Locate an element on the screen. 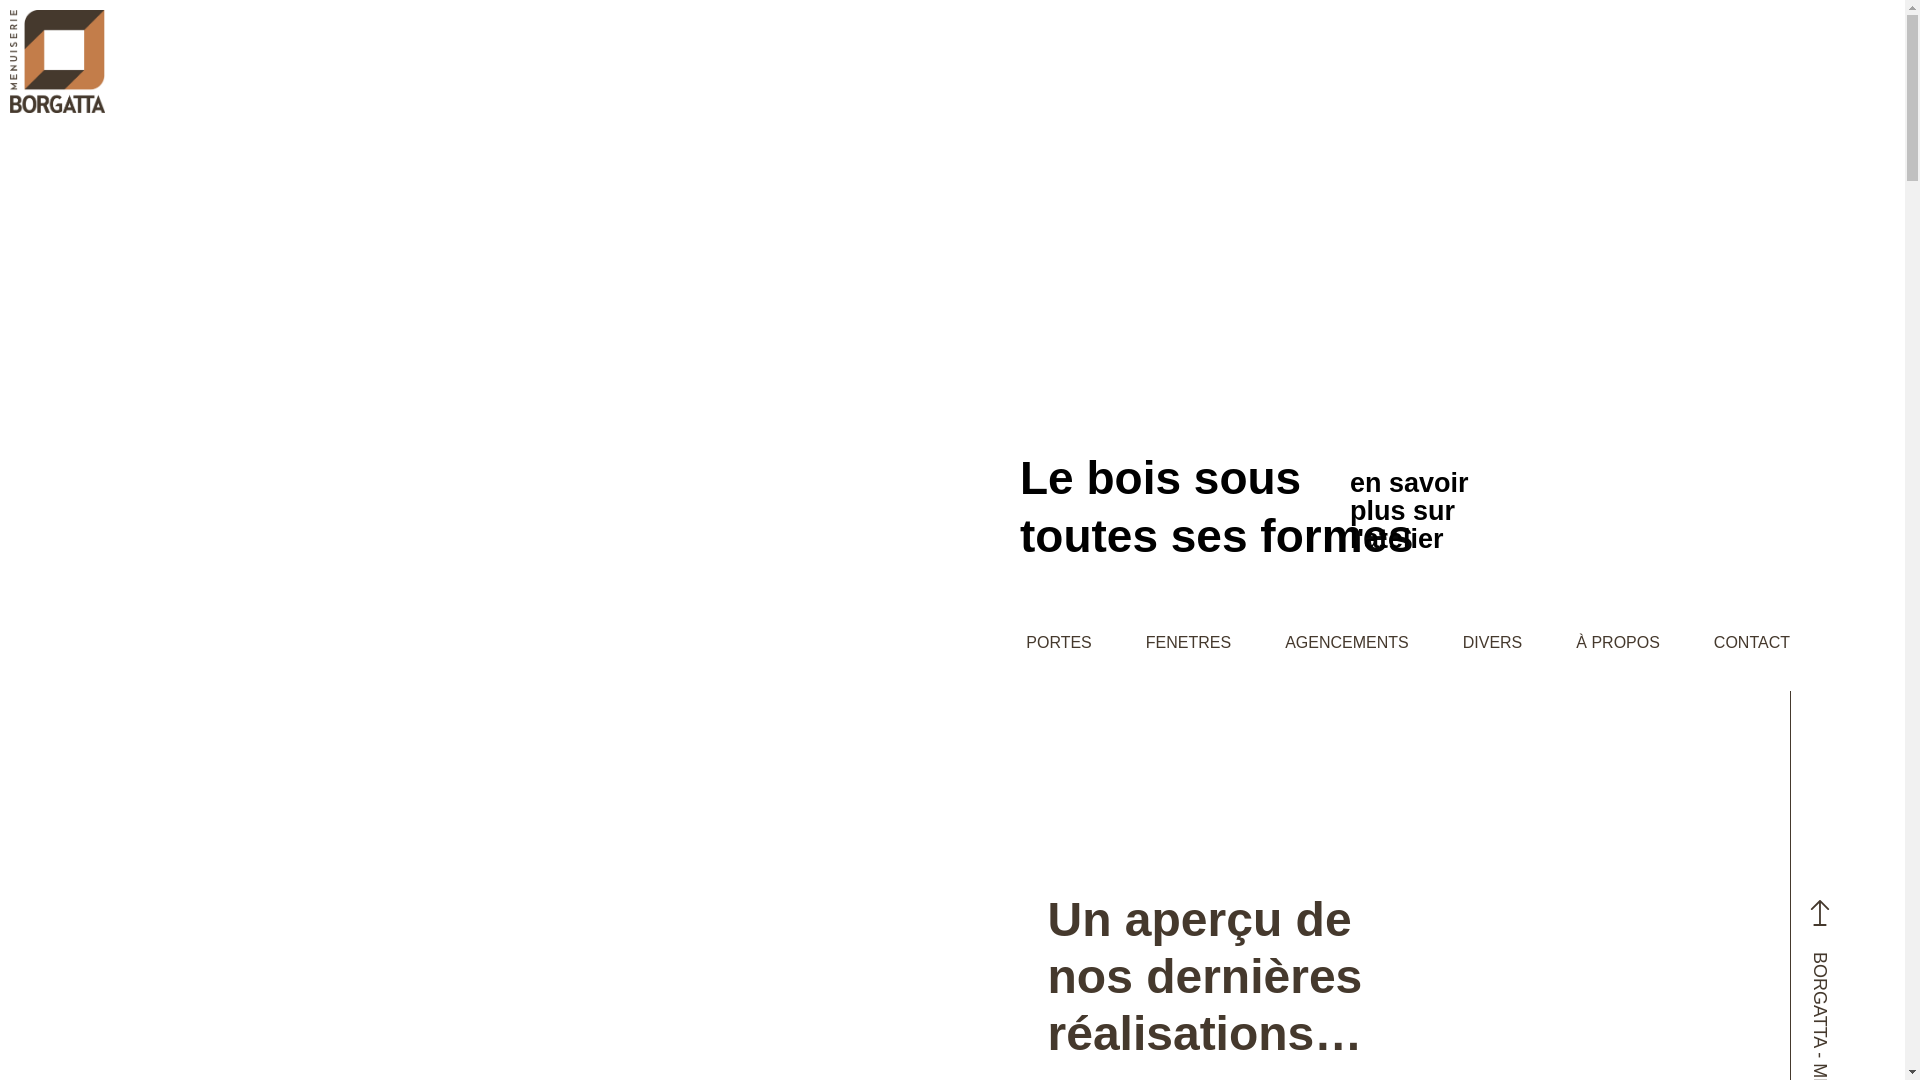 This screenshot has width=1920, height=1080. 'DIVERS' is located at coordinates (1492, 642).